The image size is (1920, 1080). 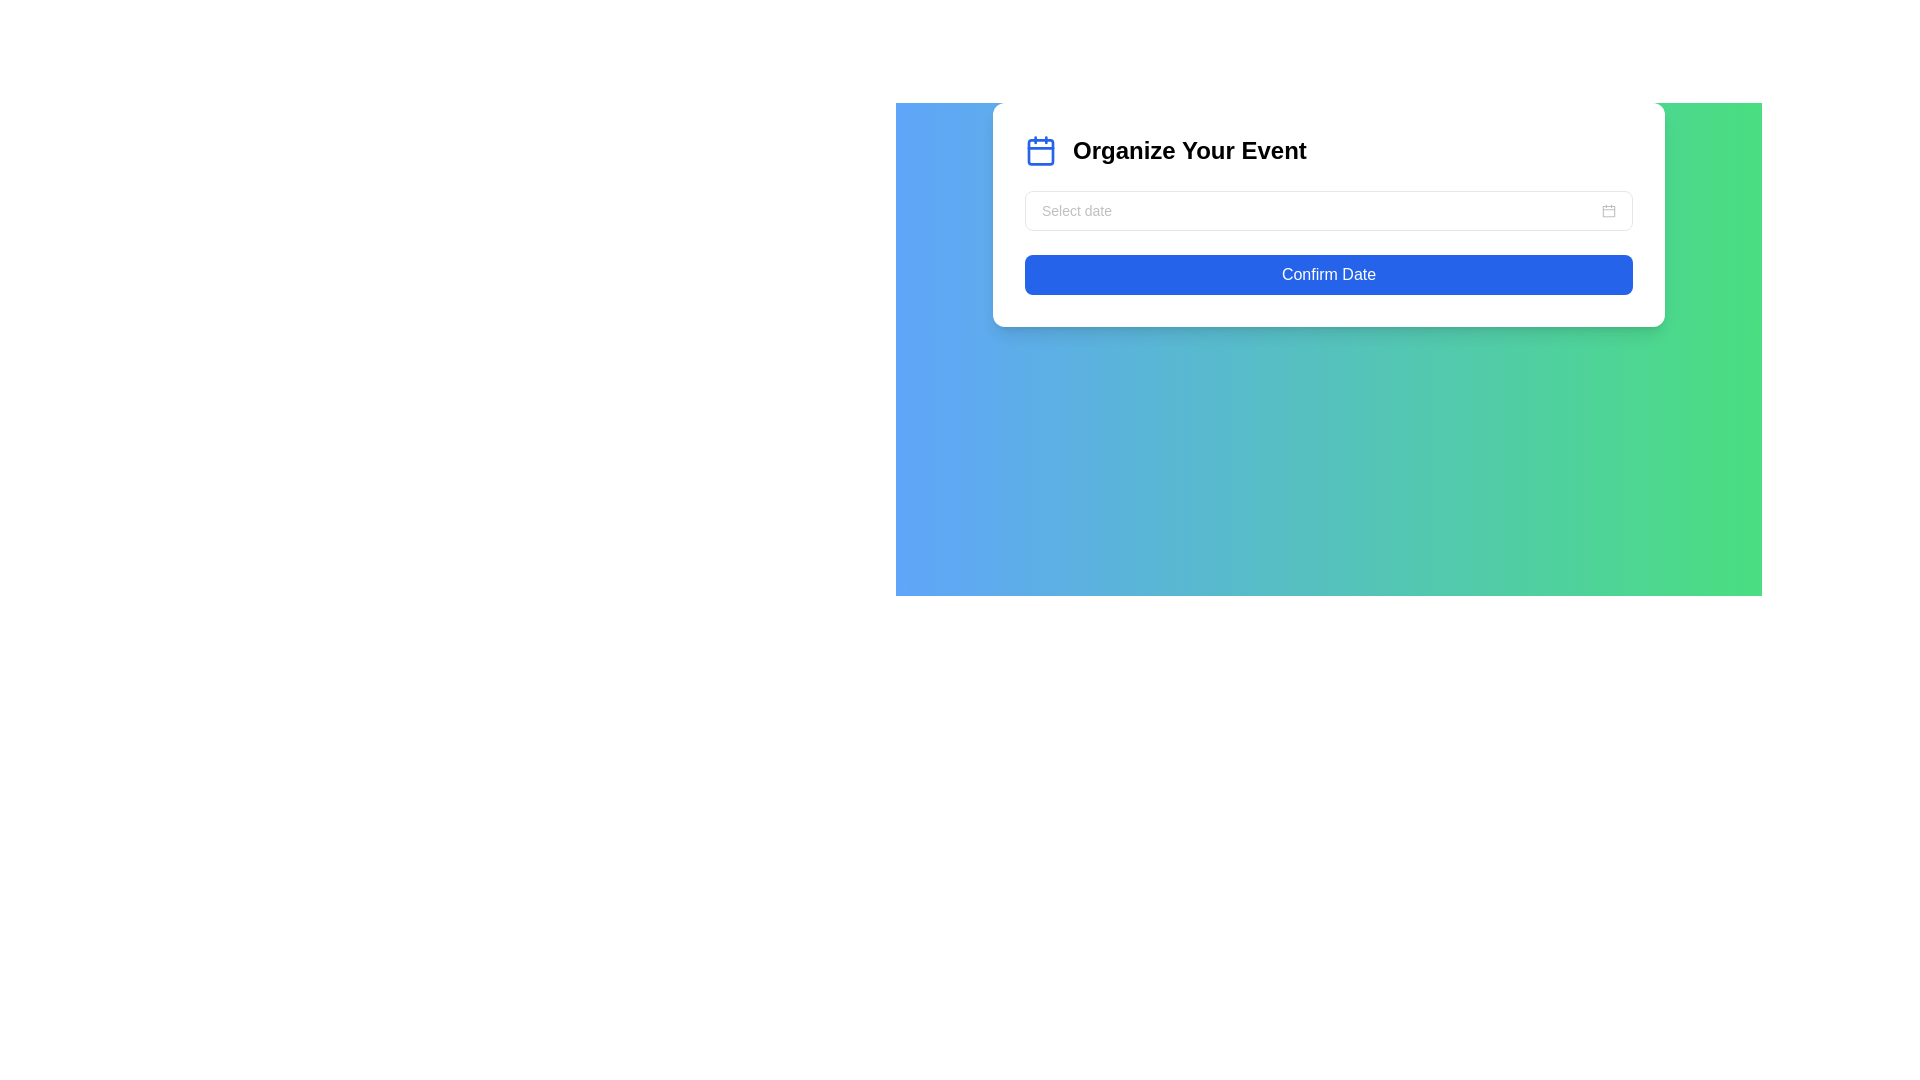 I want to click on the calendar icon located in the top-right corner of the date selector input field, so click(x=1608, y=211).